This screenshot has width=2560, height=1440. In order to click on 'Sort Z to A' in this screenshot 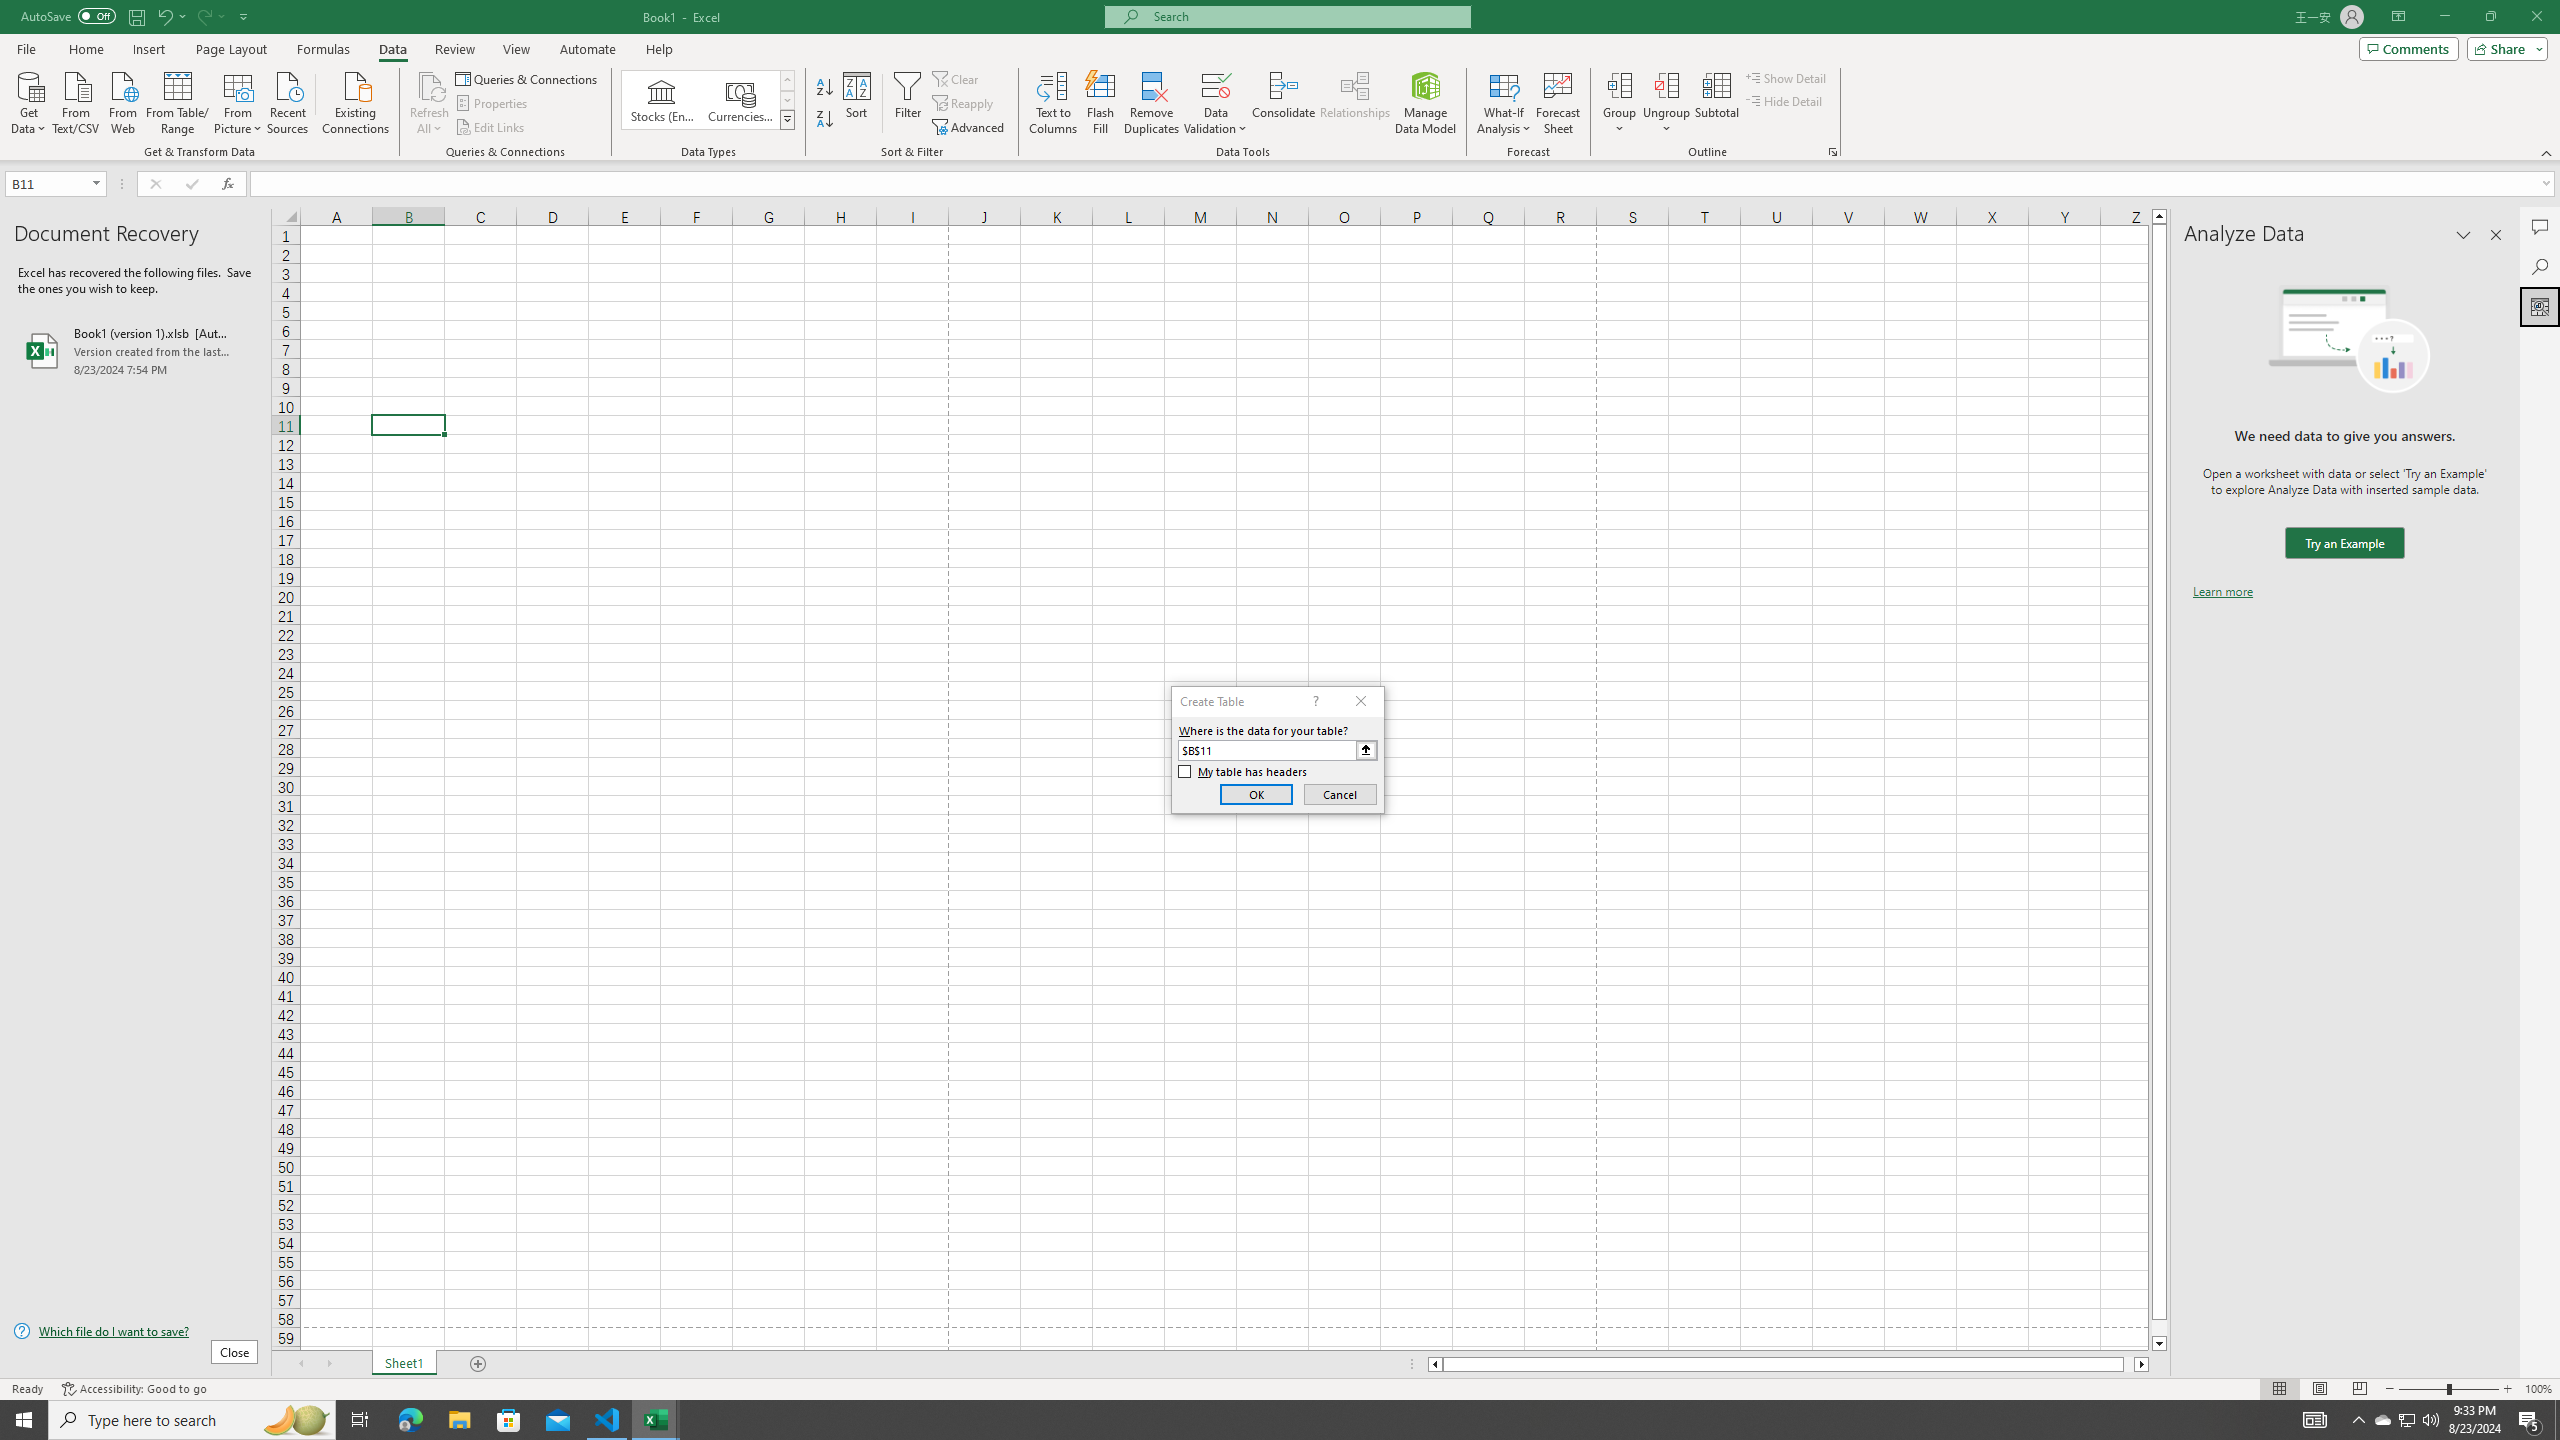, I will do `click(824, 118)`.